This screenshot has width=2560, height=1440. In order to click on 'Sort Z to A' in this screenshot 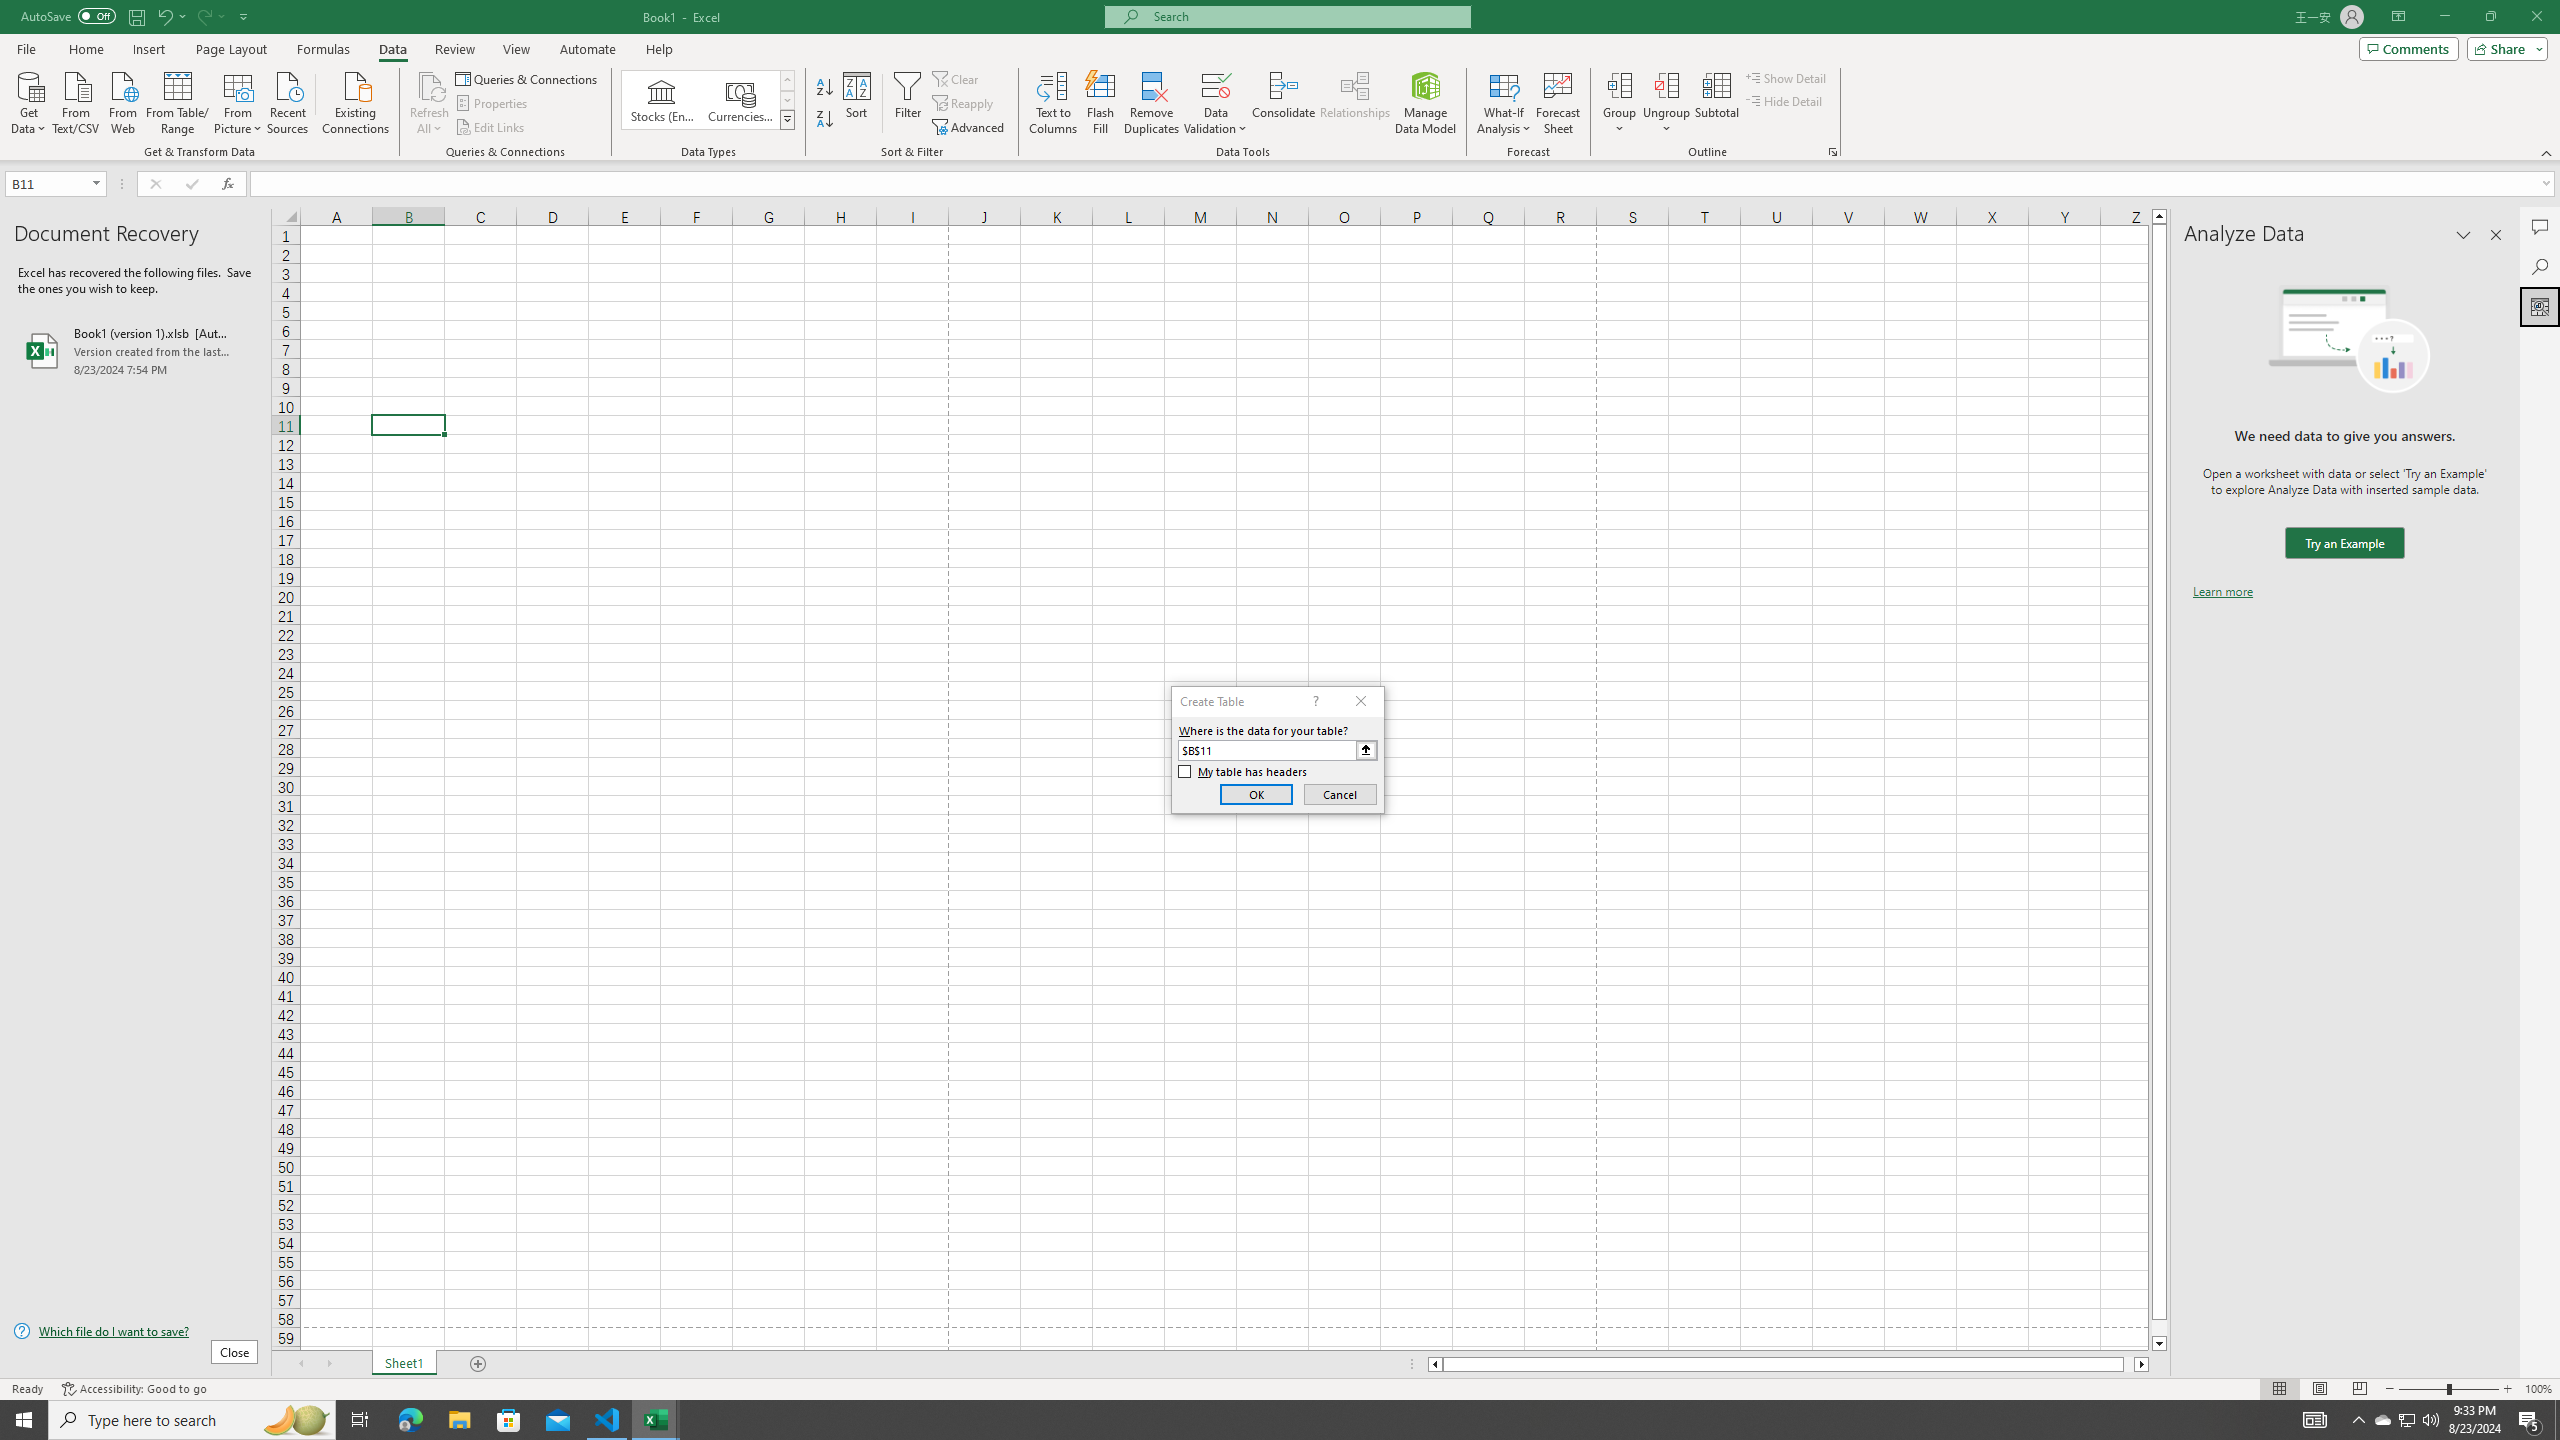, I will do `click(824, 118)`.